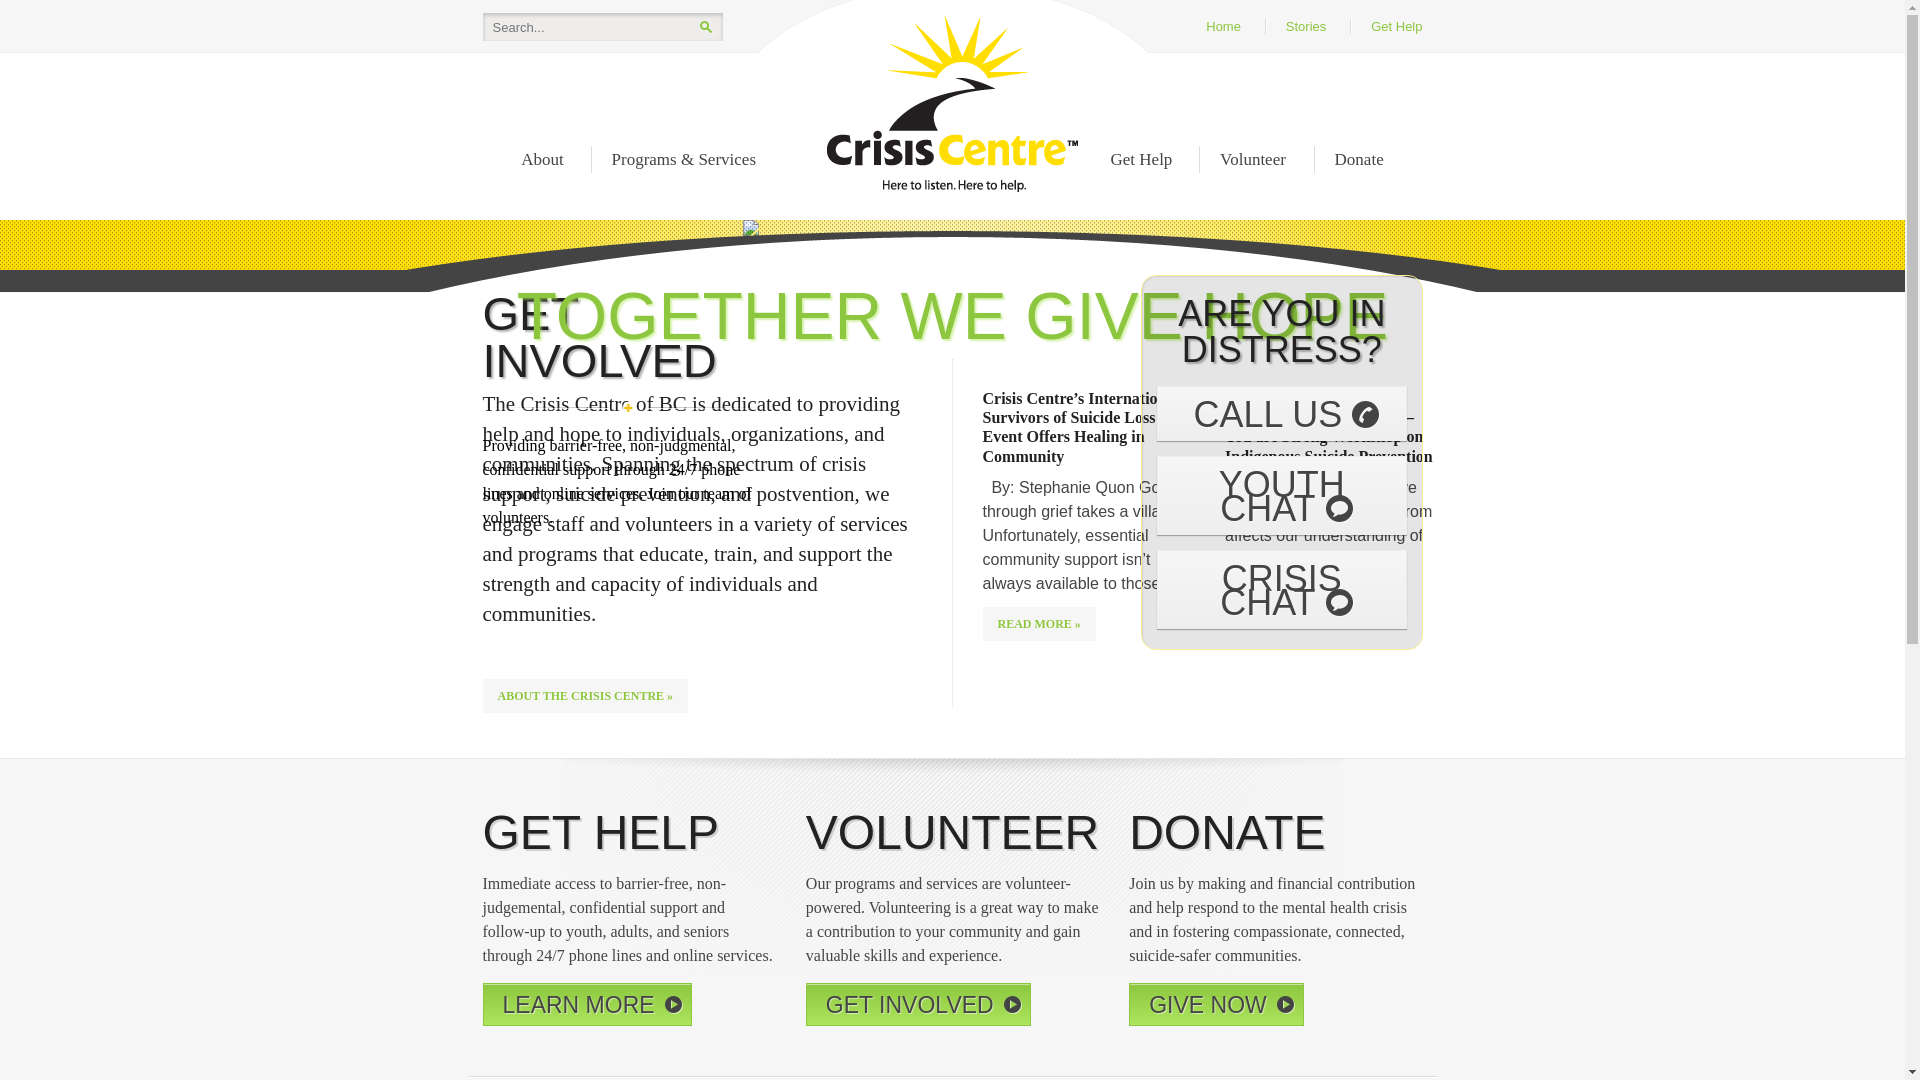  Describe the element at coordinates (1215, 1004) in the screenshot. I see `'GIVE NOW'` at that location.